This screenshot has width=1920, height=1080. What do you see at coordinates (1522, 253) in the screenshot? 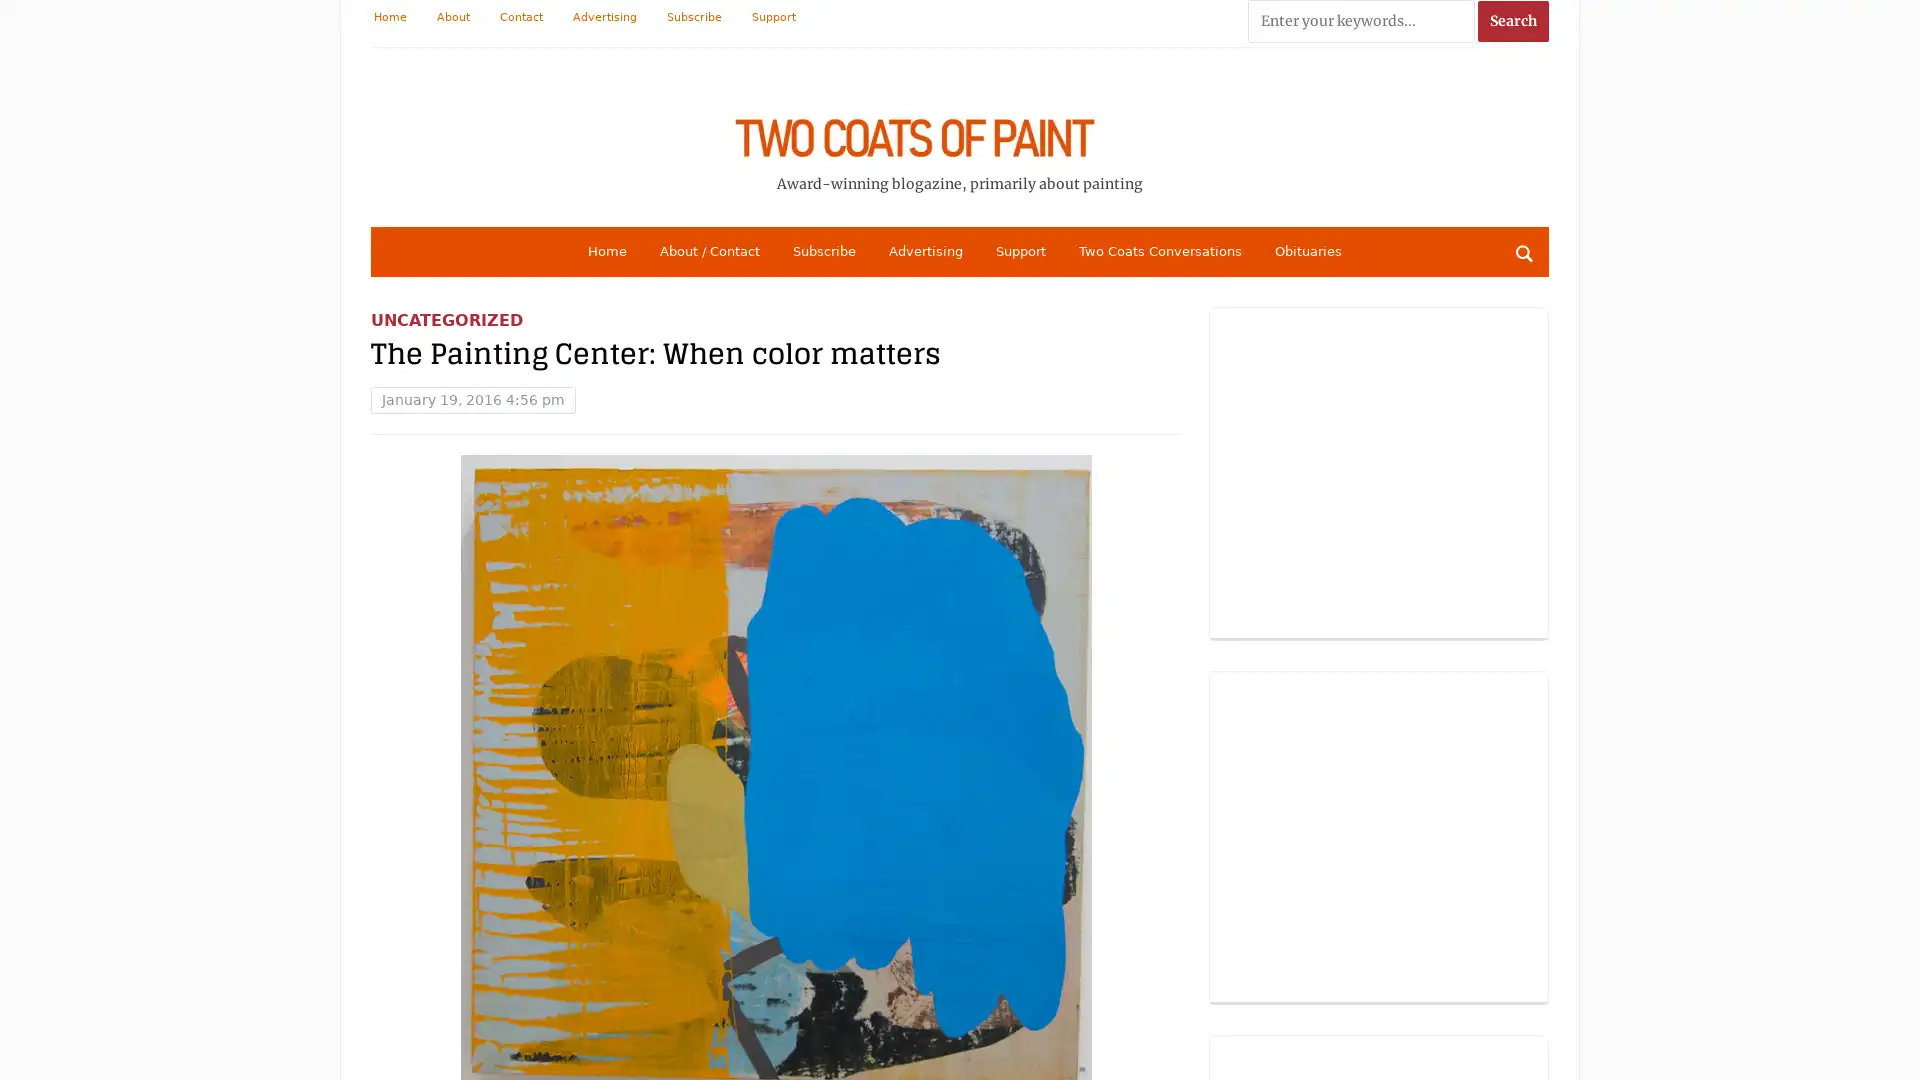
I see `Search` at bounding box center [1522, 253].